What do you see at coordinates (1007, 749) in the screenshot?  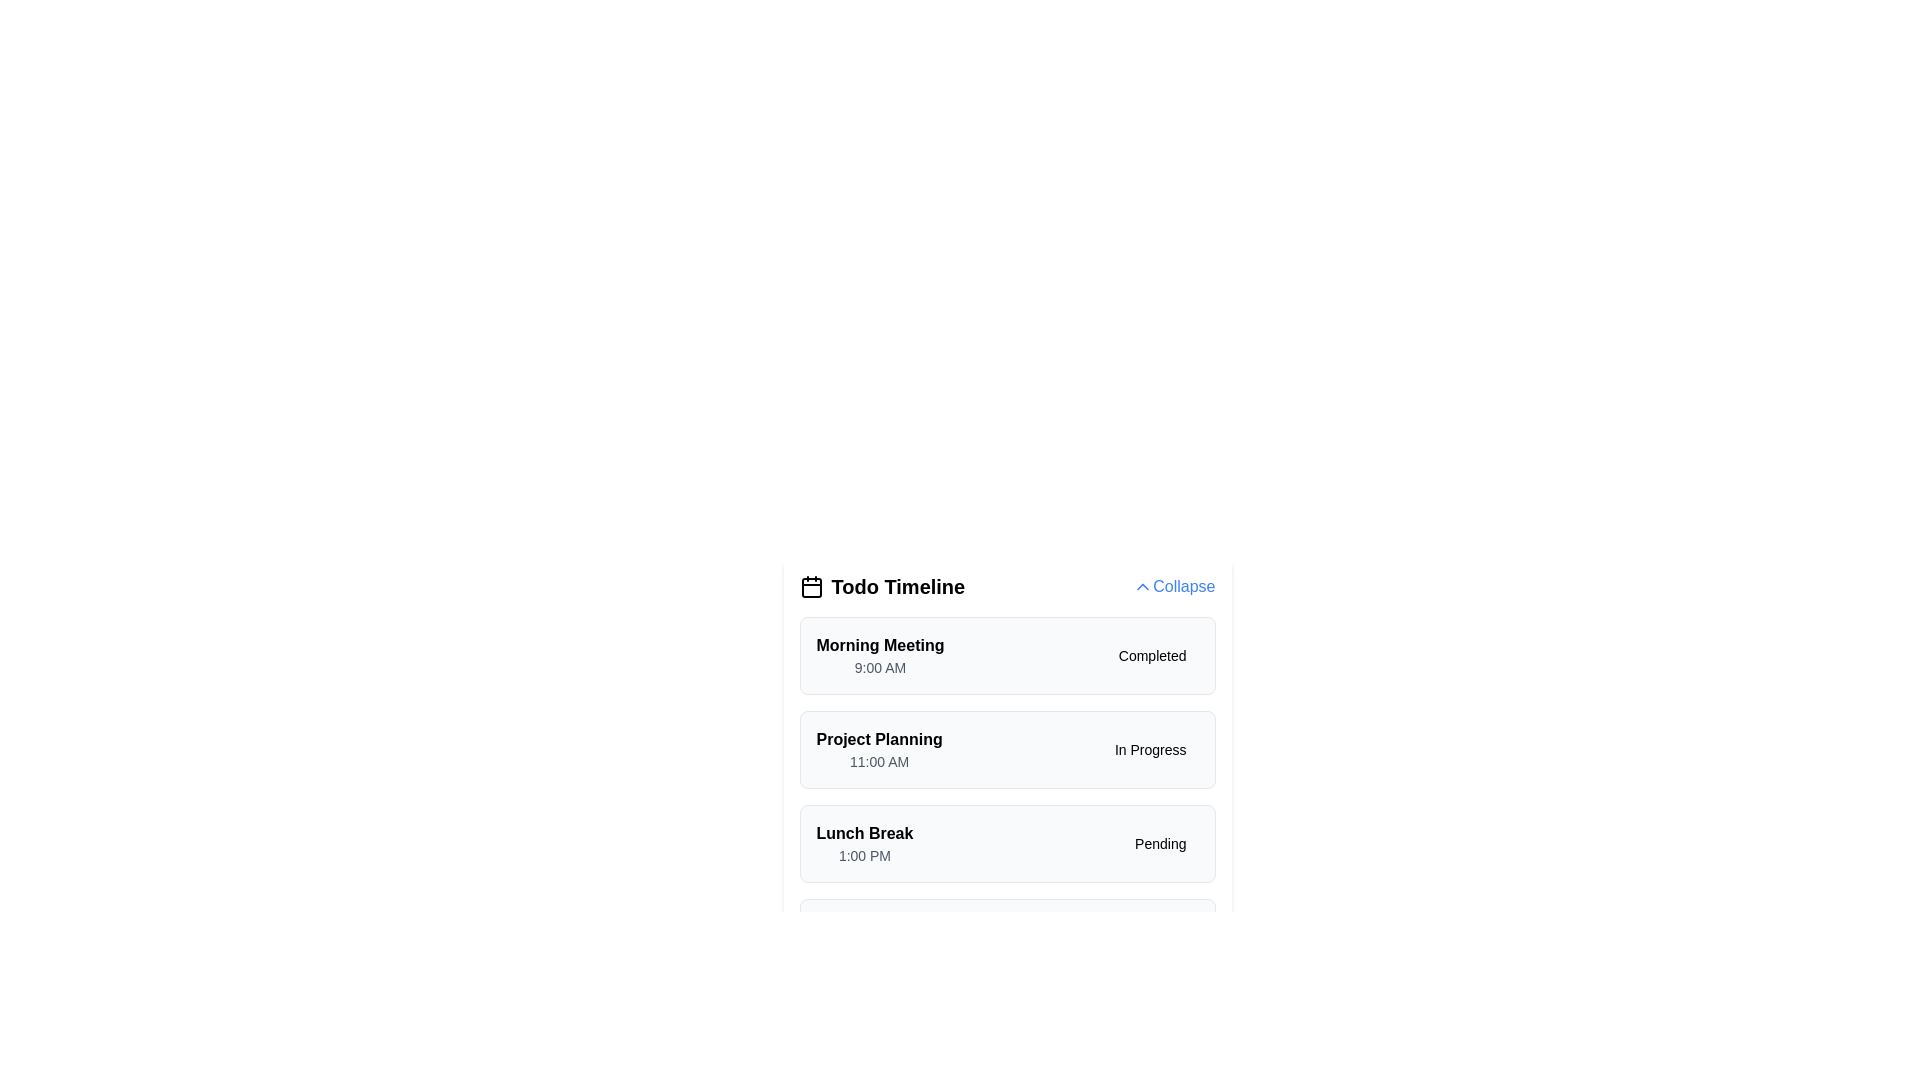 I see `the 'Project Planning' card element in the 'Todo Timeline' section` at bounding box center [1007, 749].